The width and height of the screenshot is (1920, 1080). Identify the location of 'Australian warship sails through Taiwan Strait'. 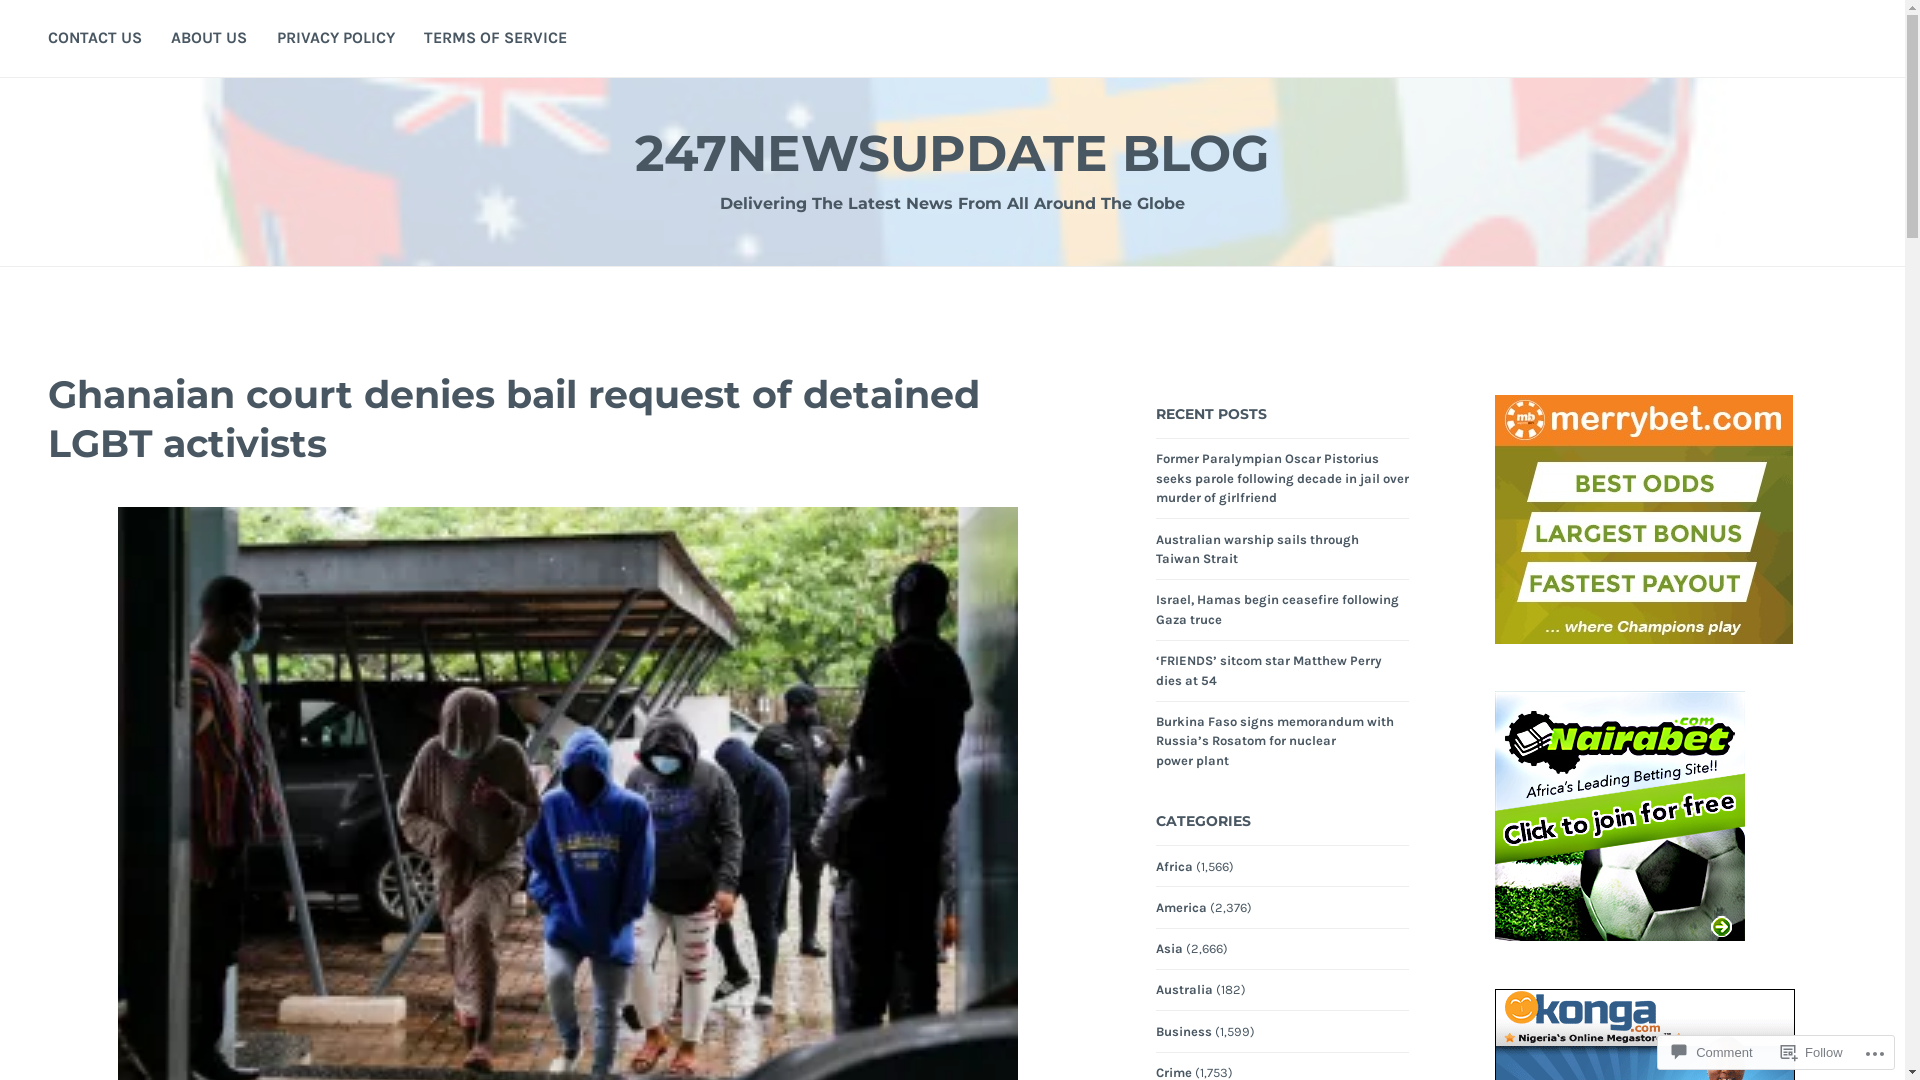
(1256, 550).